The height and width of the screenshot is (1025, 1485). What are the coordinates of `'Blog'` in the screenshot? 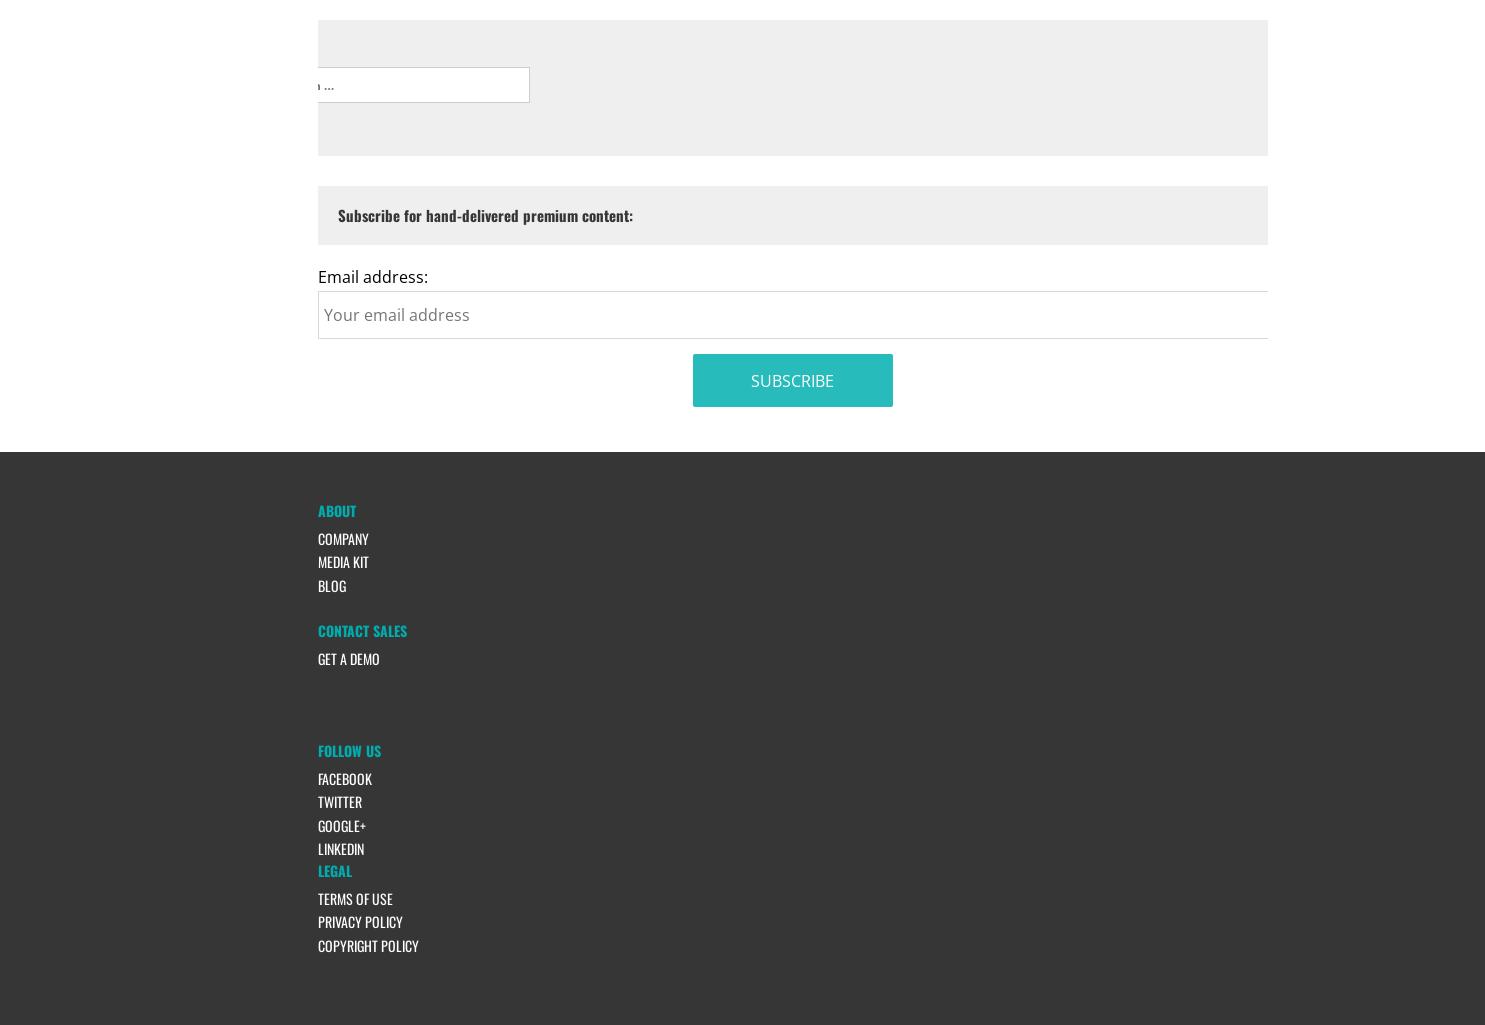 It's located at (330, 584).